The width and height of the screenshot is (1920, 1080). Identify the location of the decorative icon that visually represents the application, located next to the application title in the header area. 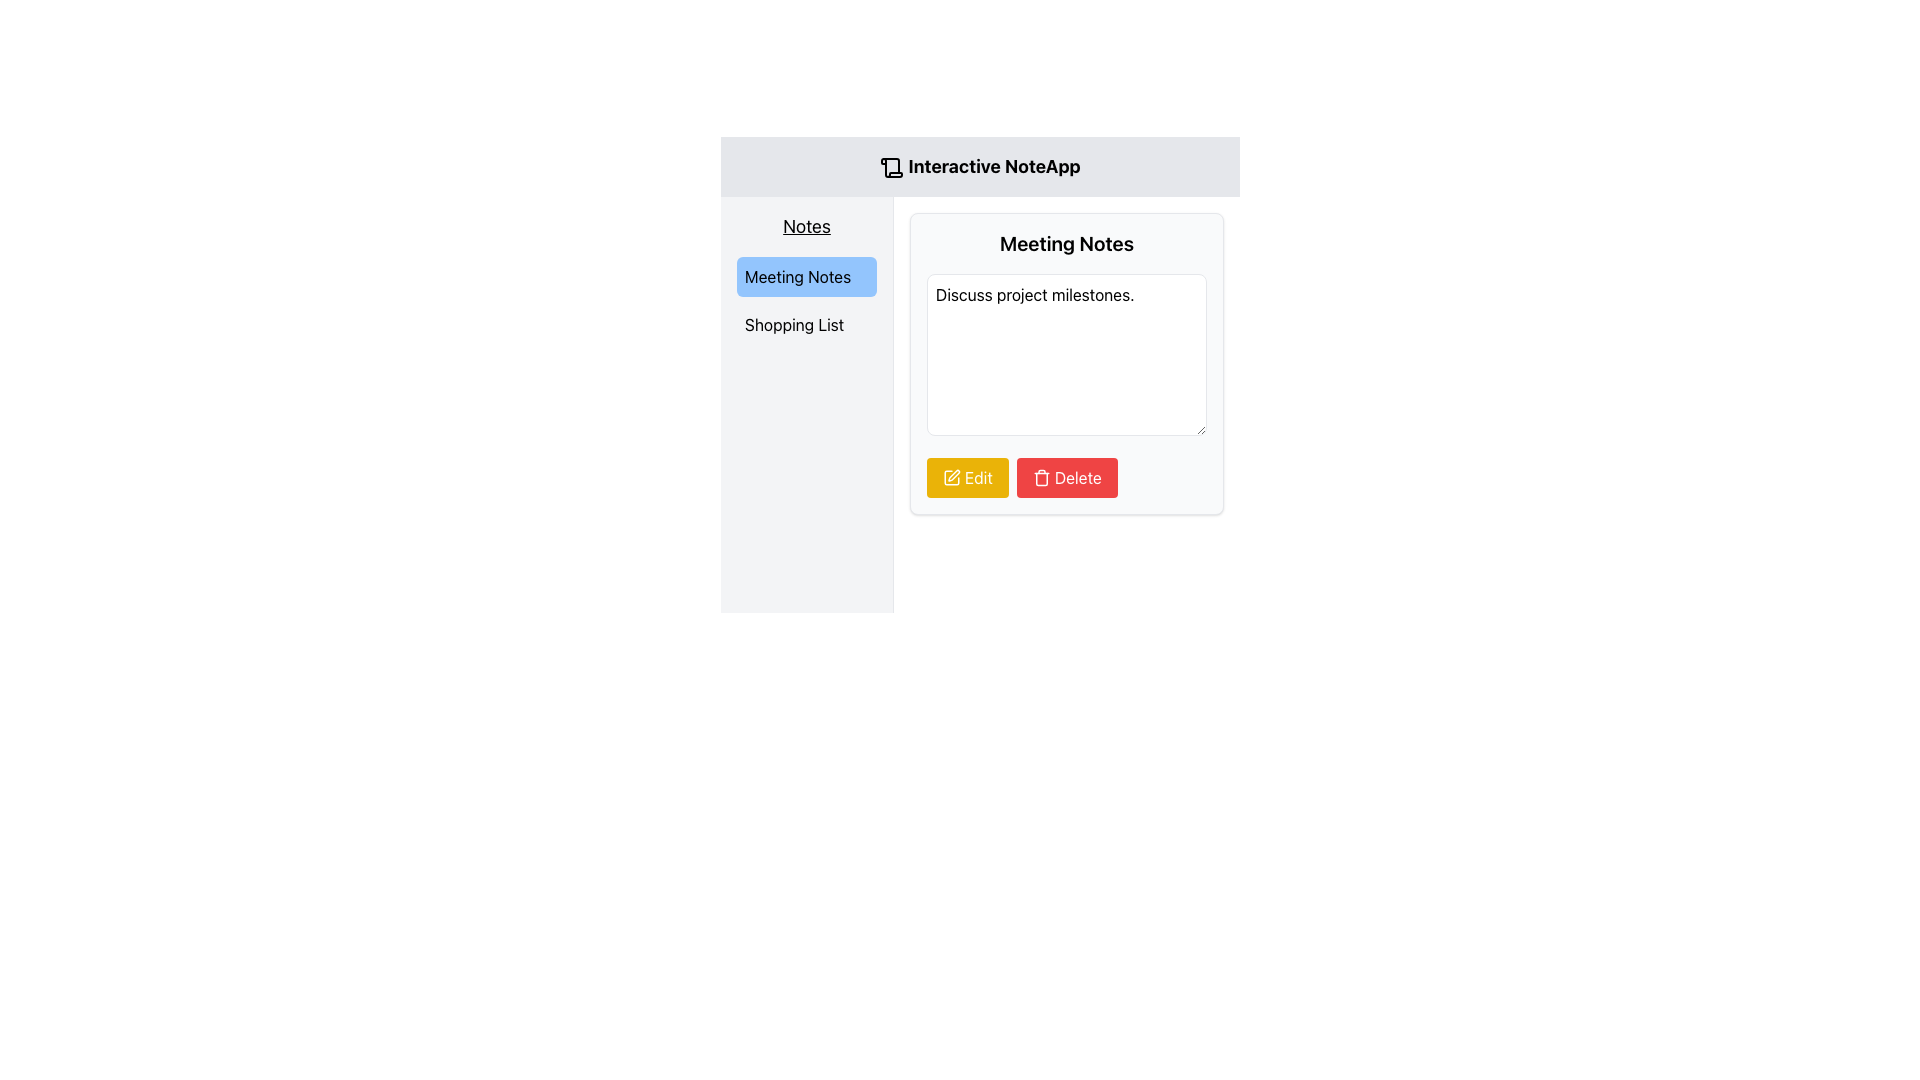
(891, 167).